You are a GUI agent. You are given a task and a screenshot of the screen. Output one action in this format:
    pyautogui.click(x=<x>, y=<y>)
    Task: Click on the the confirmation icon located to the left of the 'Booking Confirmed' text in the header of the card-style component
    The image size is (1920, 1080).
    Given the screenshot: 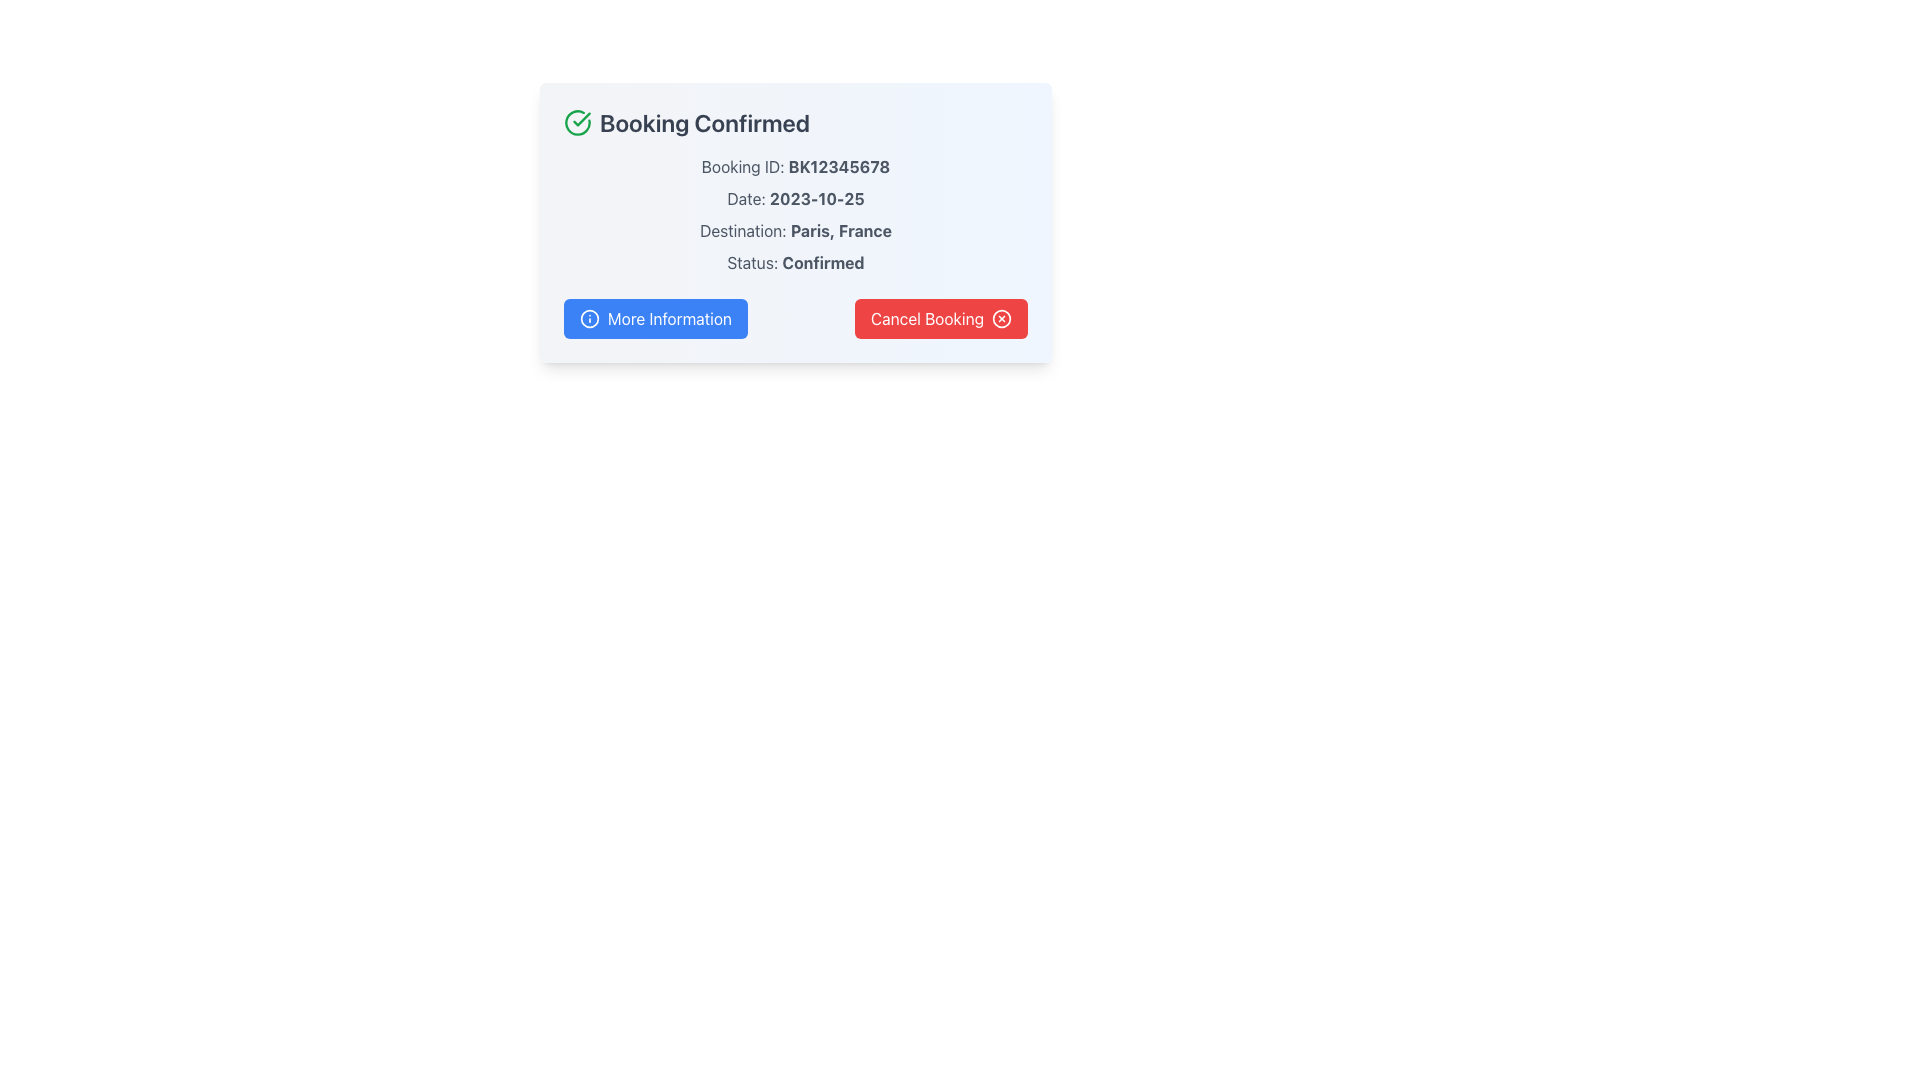 What is the action you would take?
    pyautogui.click(x=576, y=123)
    